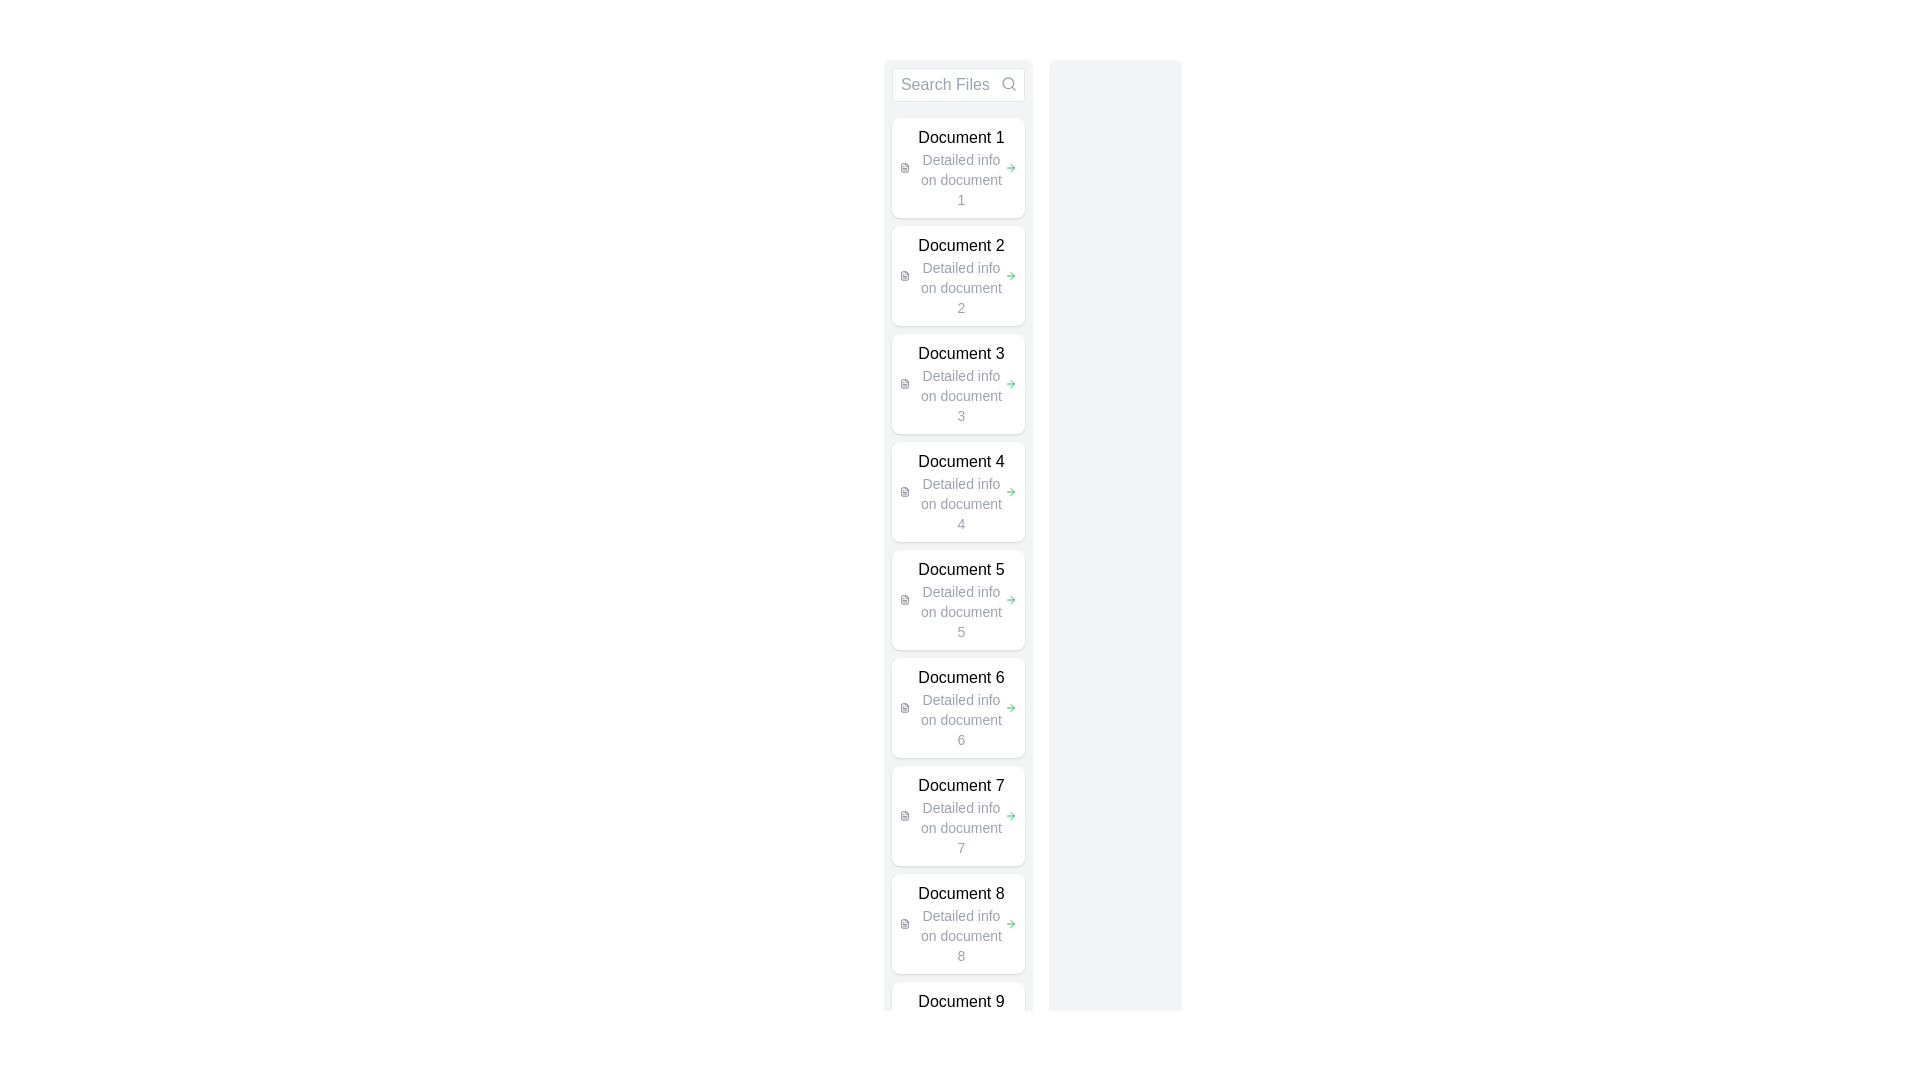 Image resolution: width=1920 pixels, height=1080 pixels. What do you see at coordinates (1008, 83) in the screenshot?
I see `the search icon located at the top-right of the 'Search Files' input field, which visually represents the search action` at bounding box center [1008, 83].